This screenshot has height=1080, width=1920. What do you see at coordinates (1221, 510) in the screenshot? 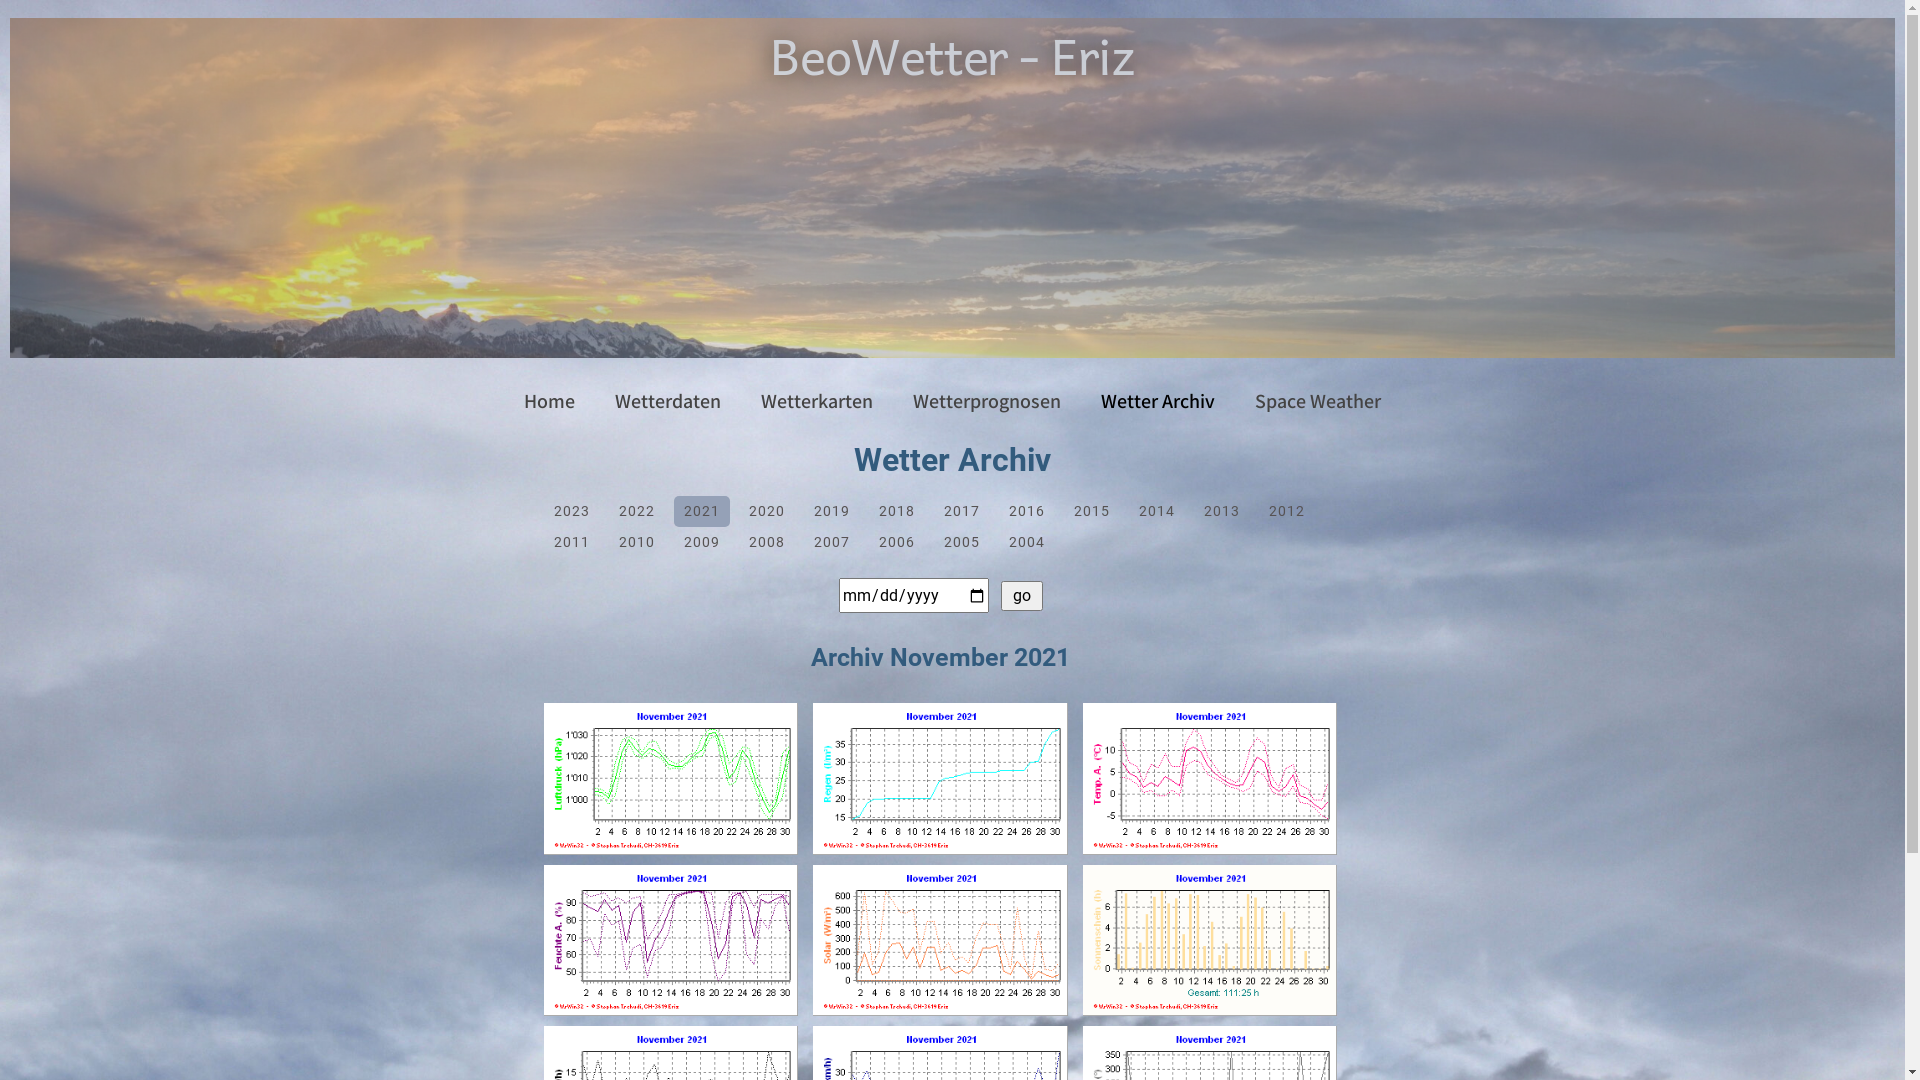
I see `'2013'` at bounding box center [1221, 510].